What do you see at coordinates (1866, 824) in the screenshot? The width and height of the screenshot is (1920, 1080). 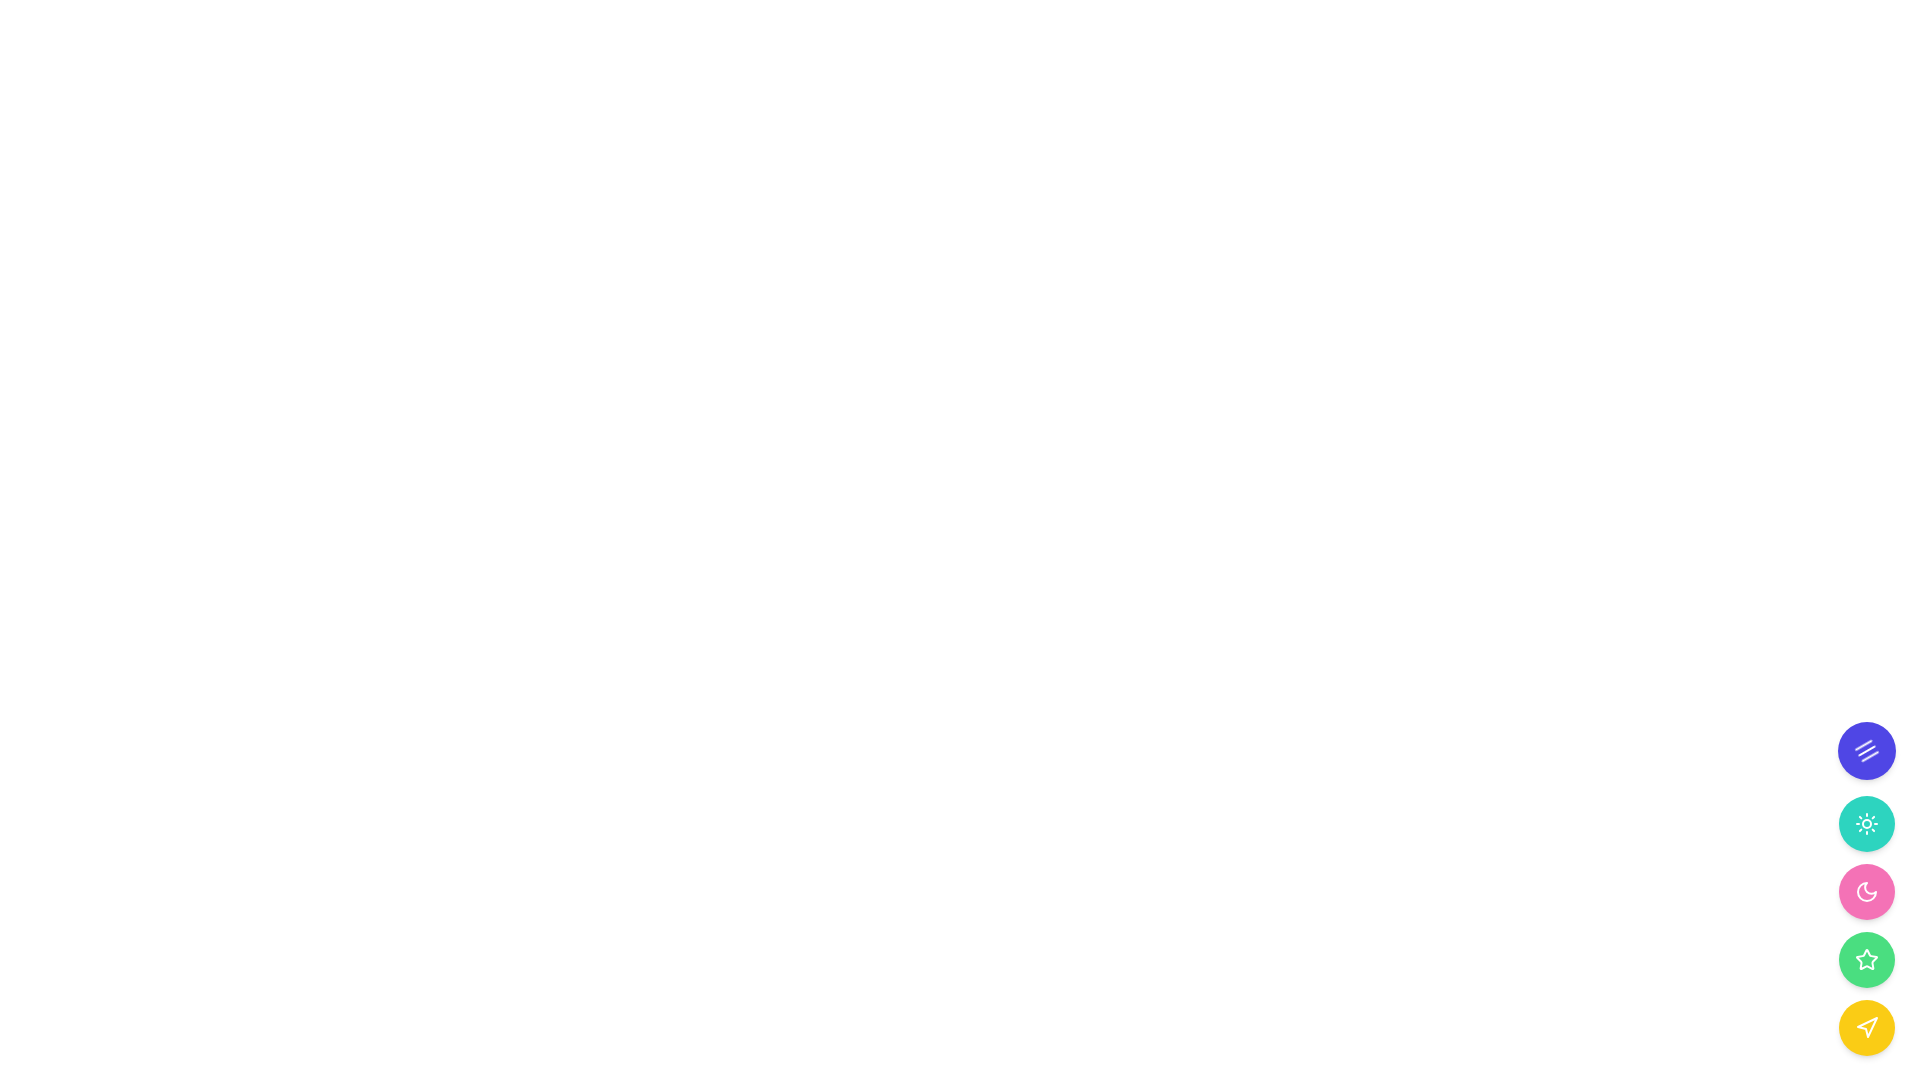 I see `the teal-colored circular button that represents daylight or brightness settings` at bounding box center [1866, 824].